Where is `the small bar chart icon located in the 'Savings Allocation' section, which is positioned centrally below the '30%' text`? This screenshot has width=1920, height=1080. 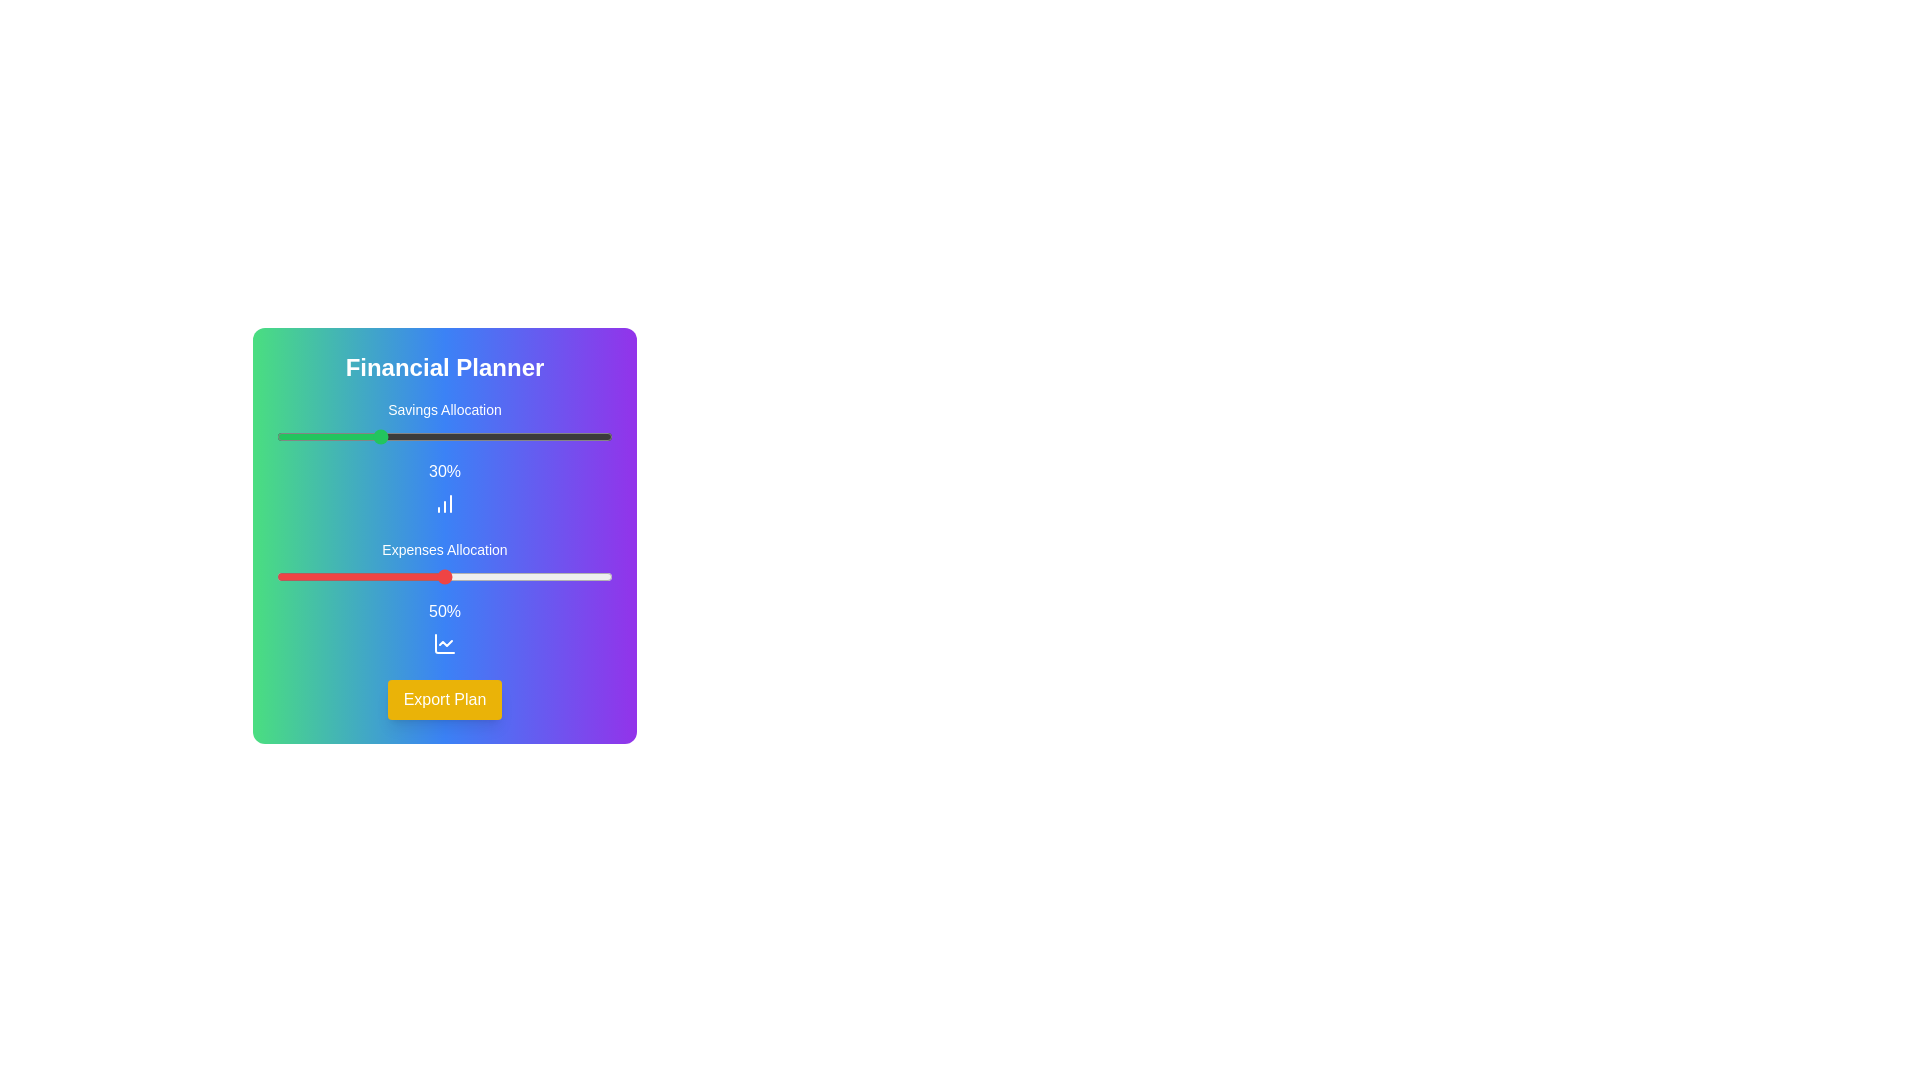
the small bar chart icon located in the 'Savings Allocation' section, which is positioned centrally below the '30%' text is located at coordinates (444, 503).